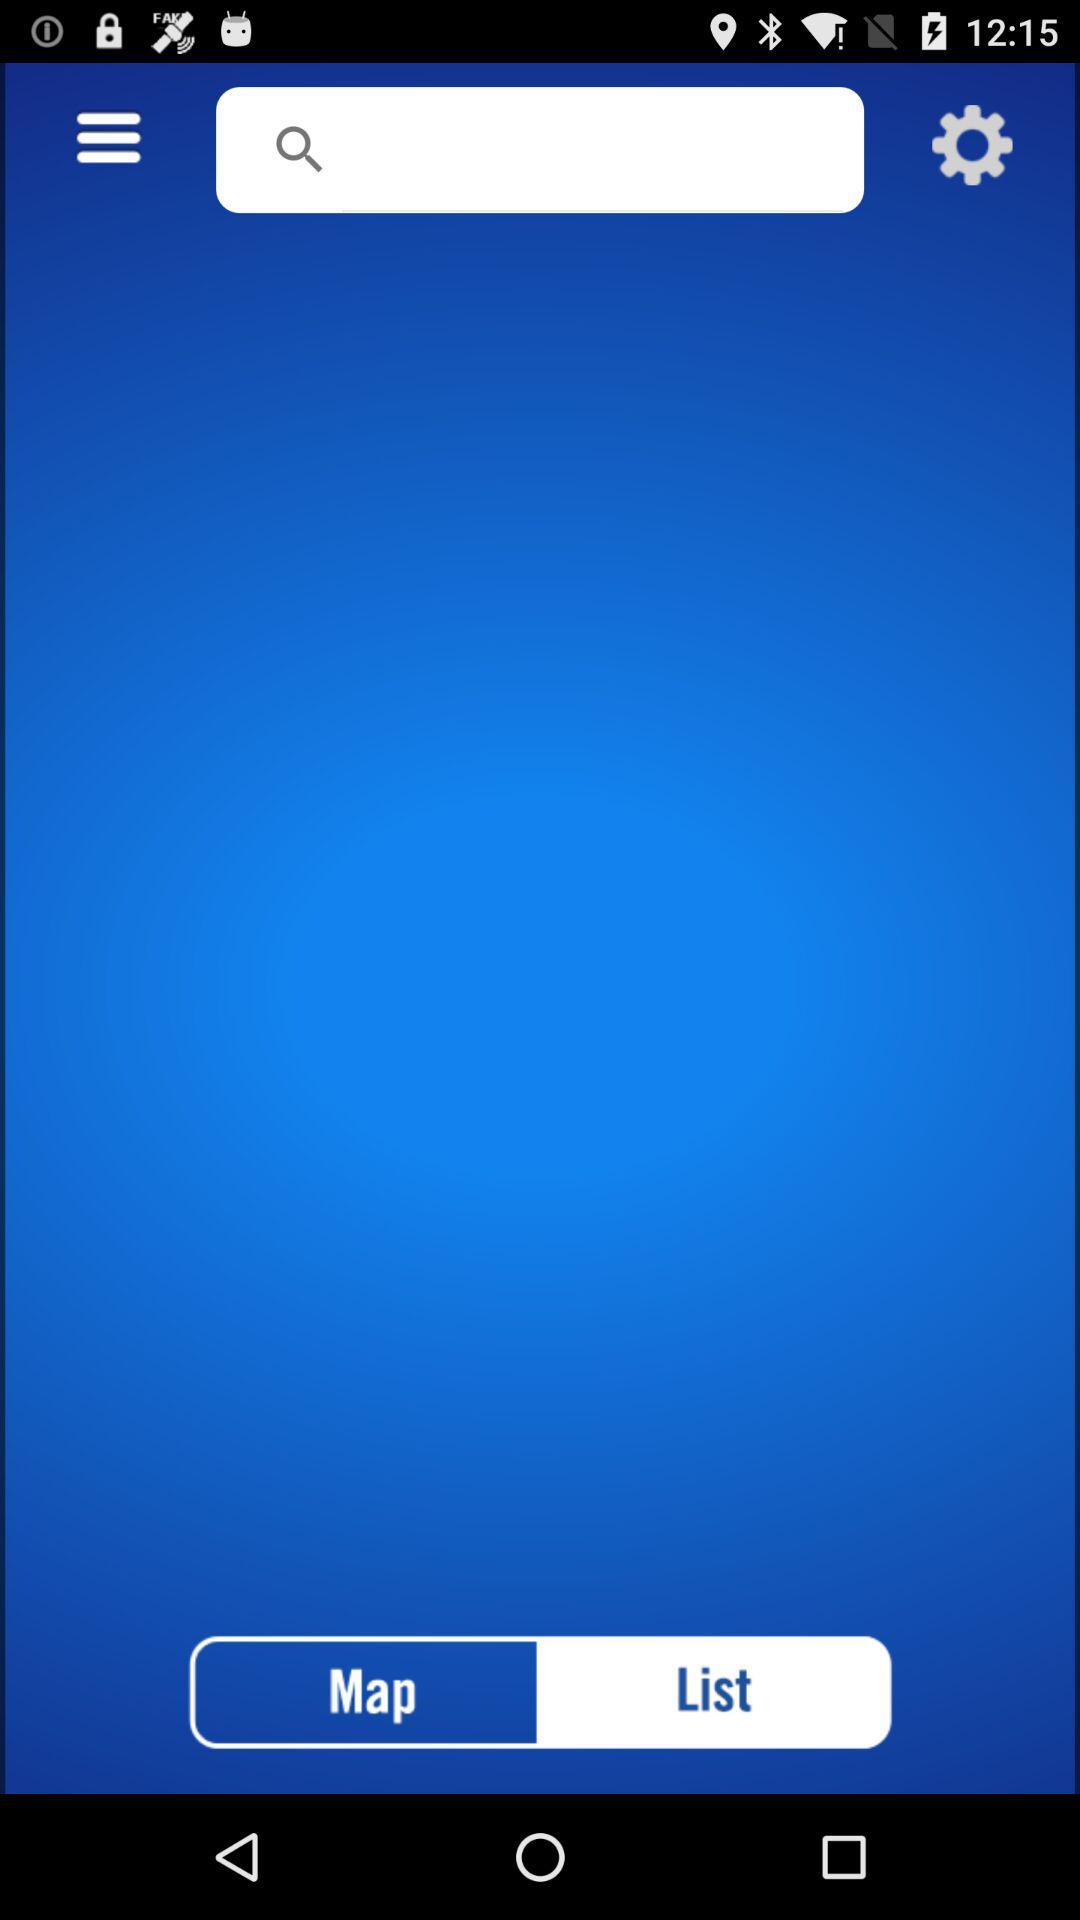 Image resolution: width=1080 pixels, height=1920 pixels. Describe the element at coordinates (346, 1811) in the screenshot. I see `the national_flag icon` at that location.